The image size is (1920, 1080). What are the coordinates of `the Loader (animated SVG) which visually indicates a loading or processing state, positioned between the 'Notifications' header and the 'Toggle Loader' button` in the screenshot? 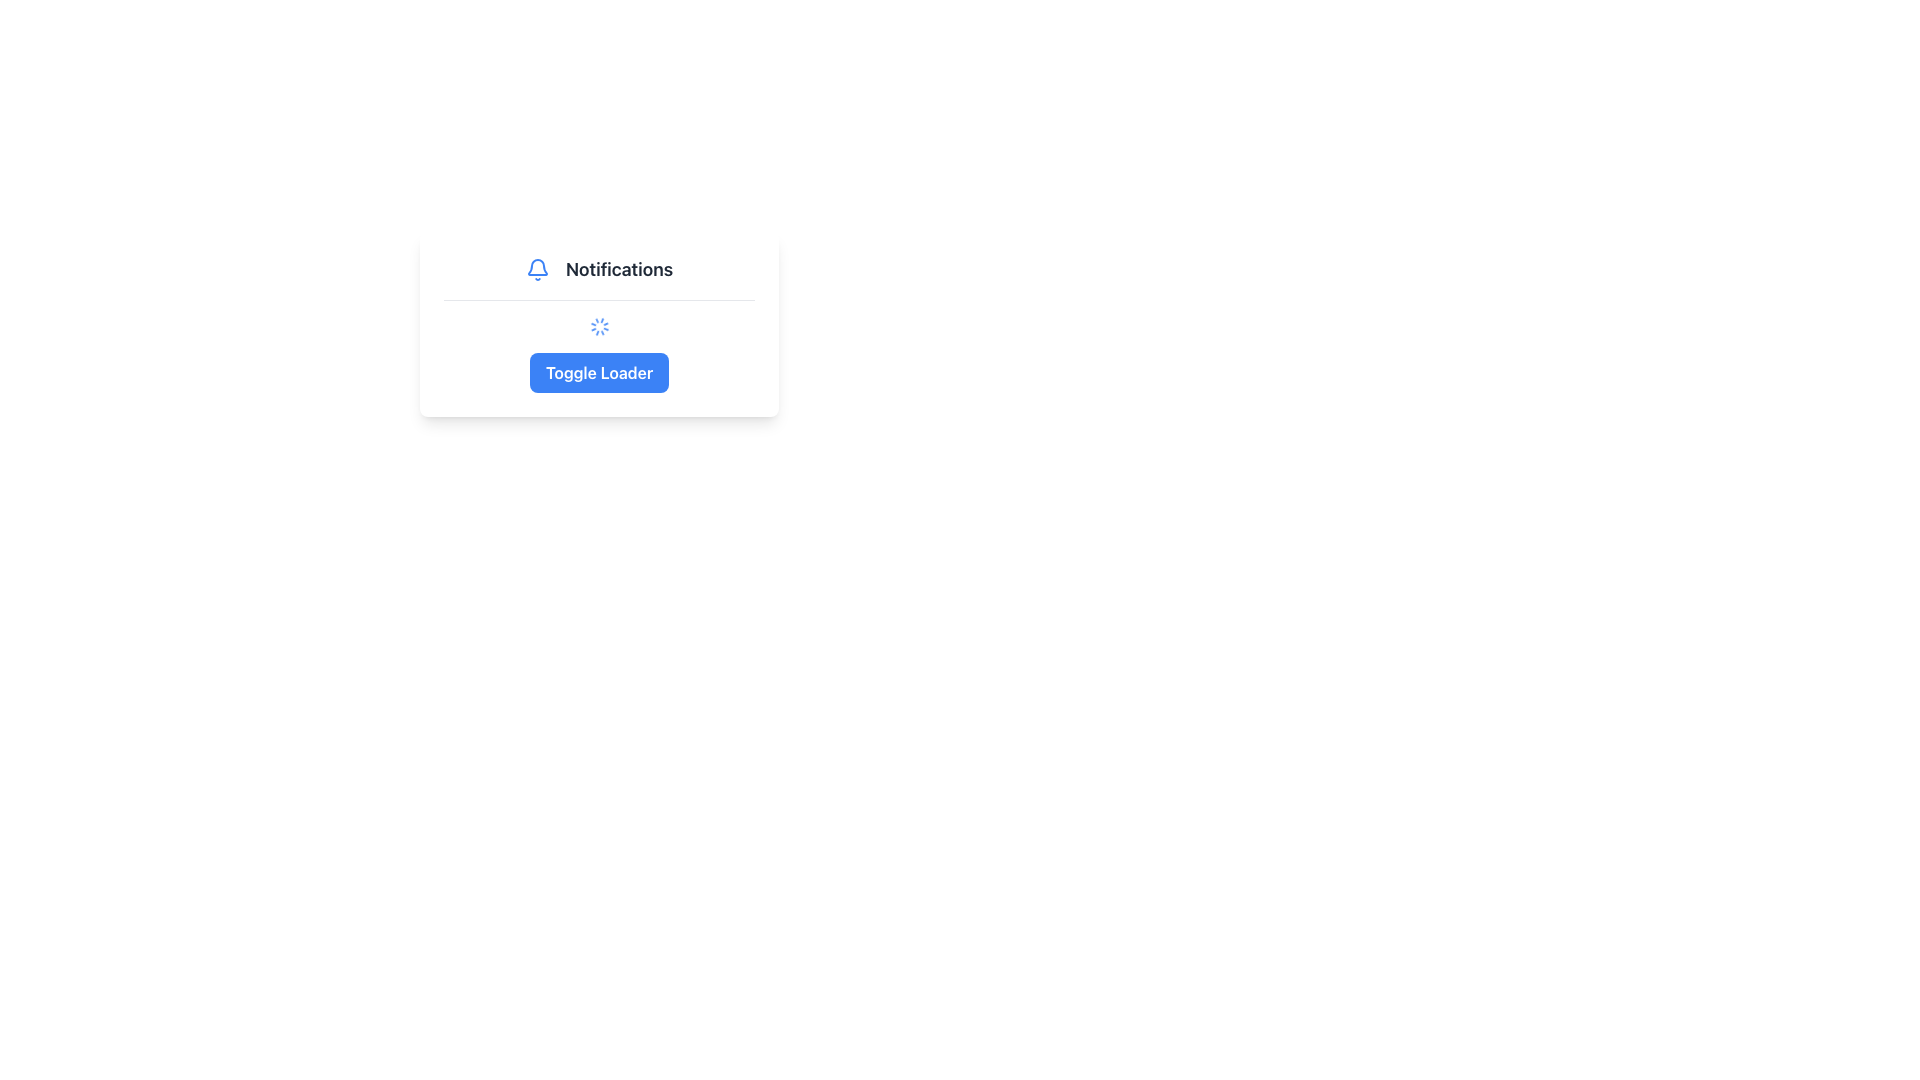 It's located at (598, 326).